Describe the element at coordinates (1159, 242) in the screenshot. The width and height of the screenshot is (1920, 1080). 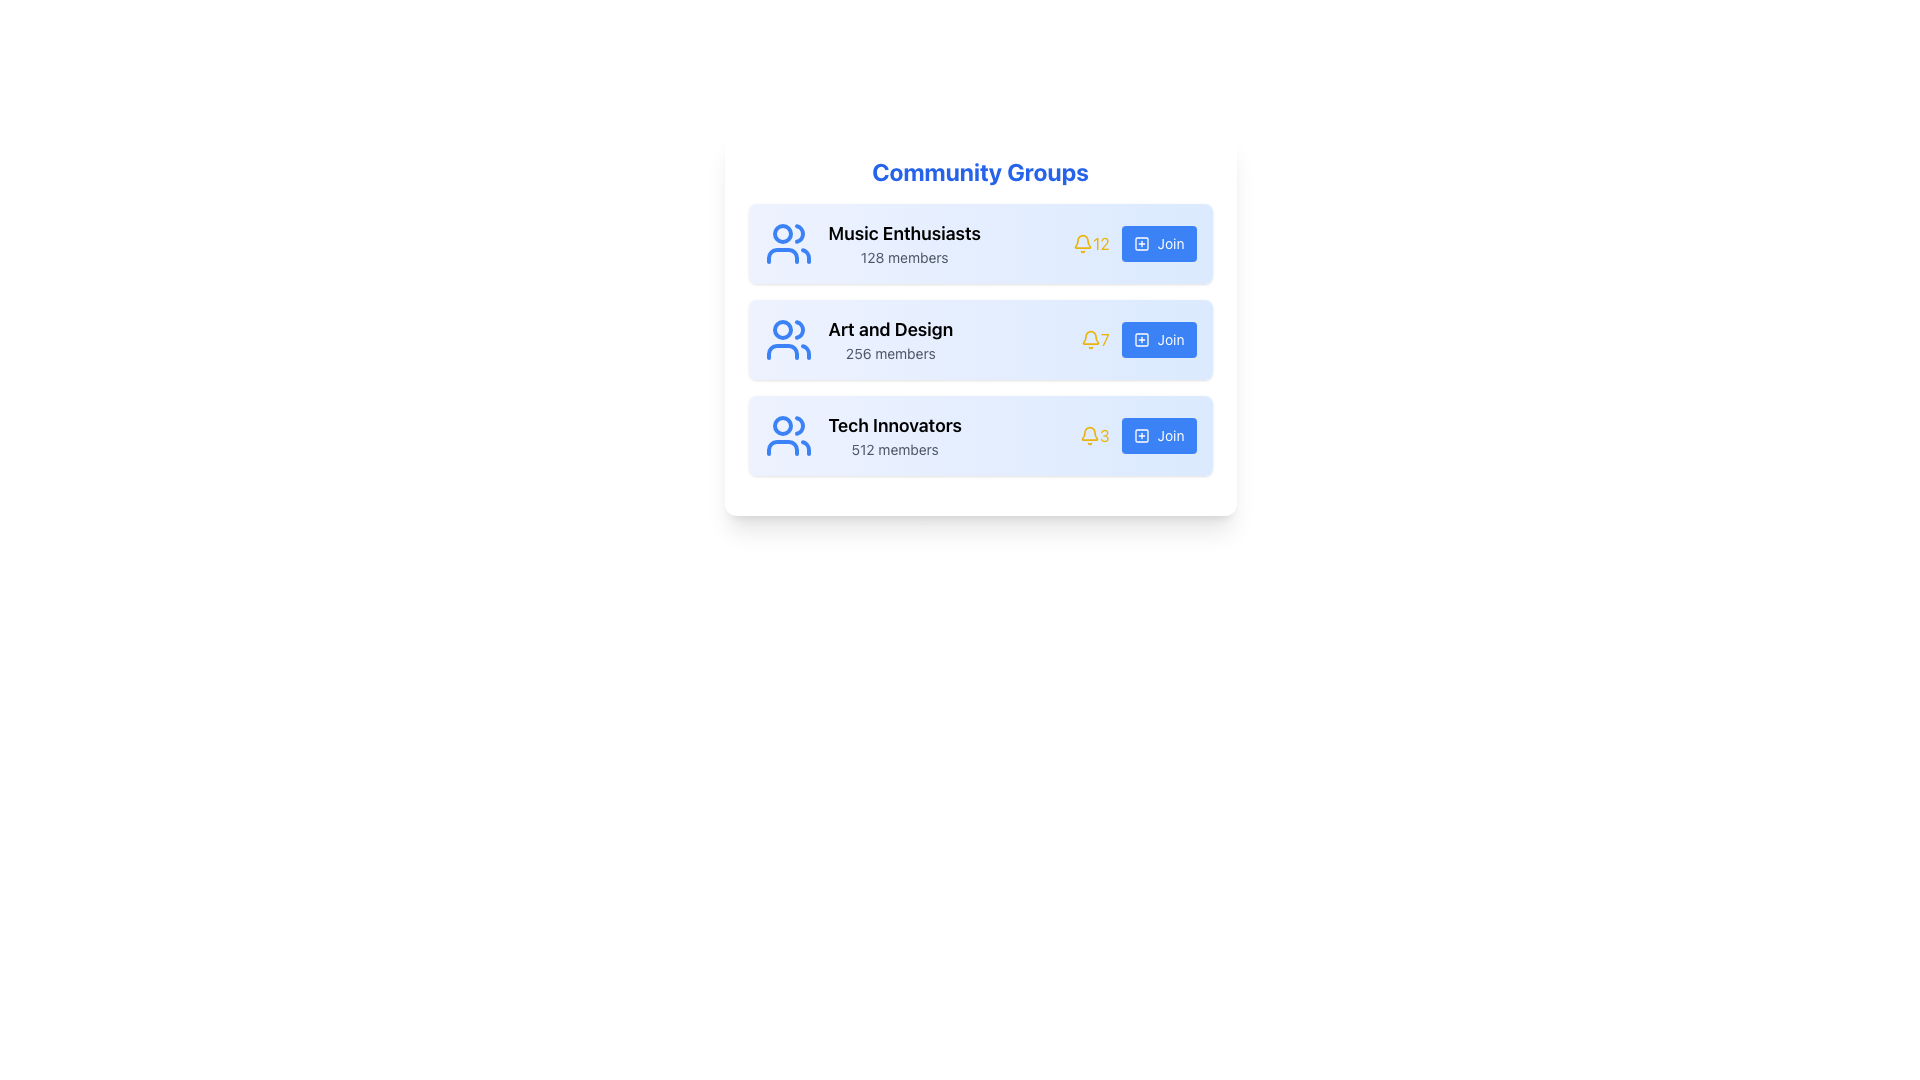
I see `the button for joining the 'Music Enthusiasts' community group located on the right side of the first row in the 'Community Groups' section` at that location.